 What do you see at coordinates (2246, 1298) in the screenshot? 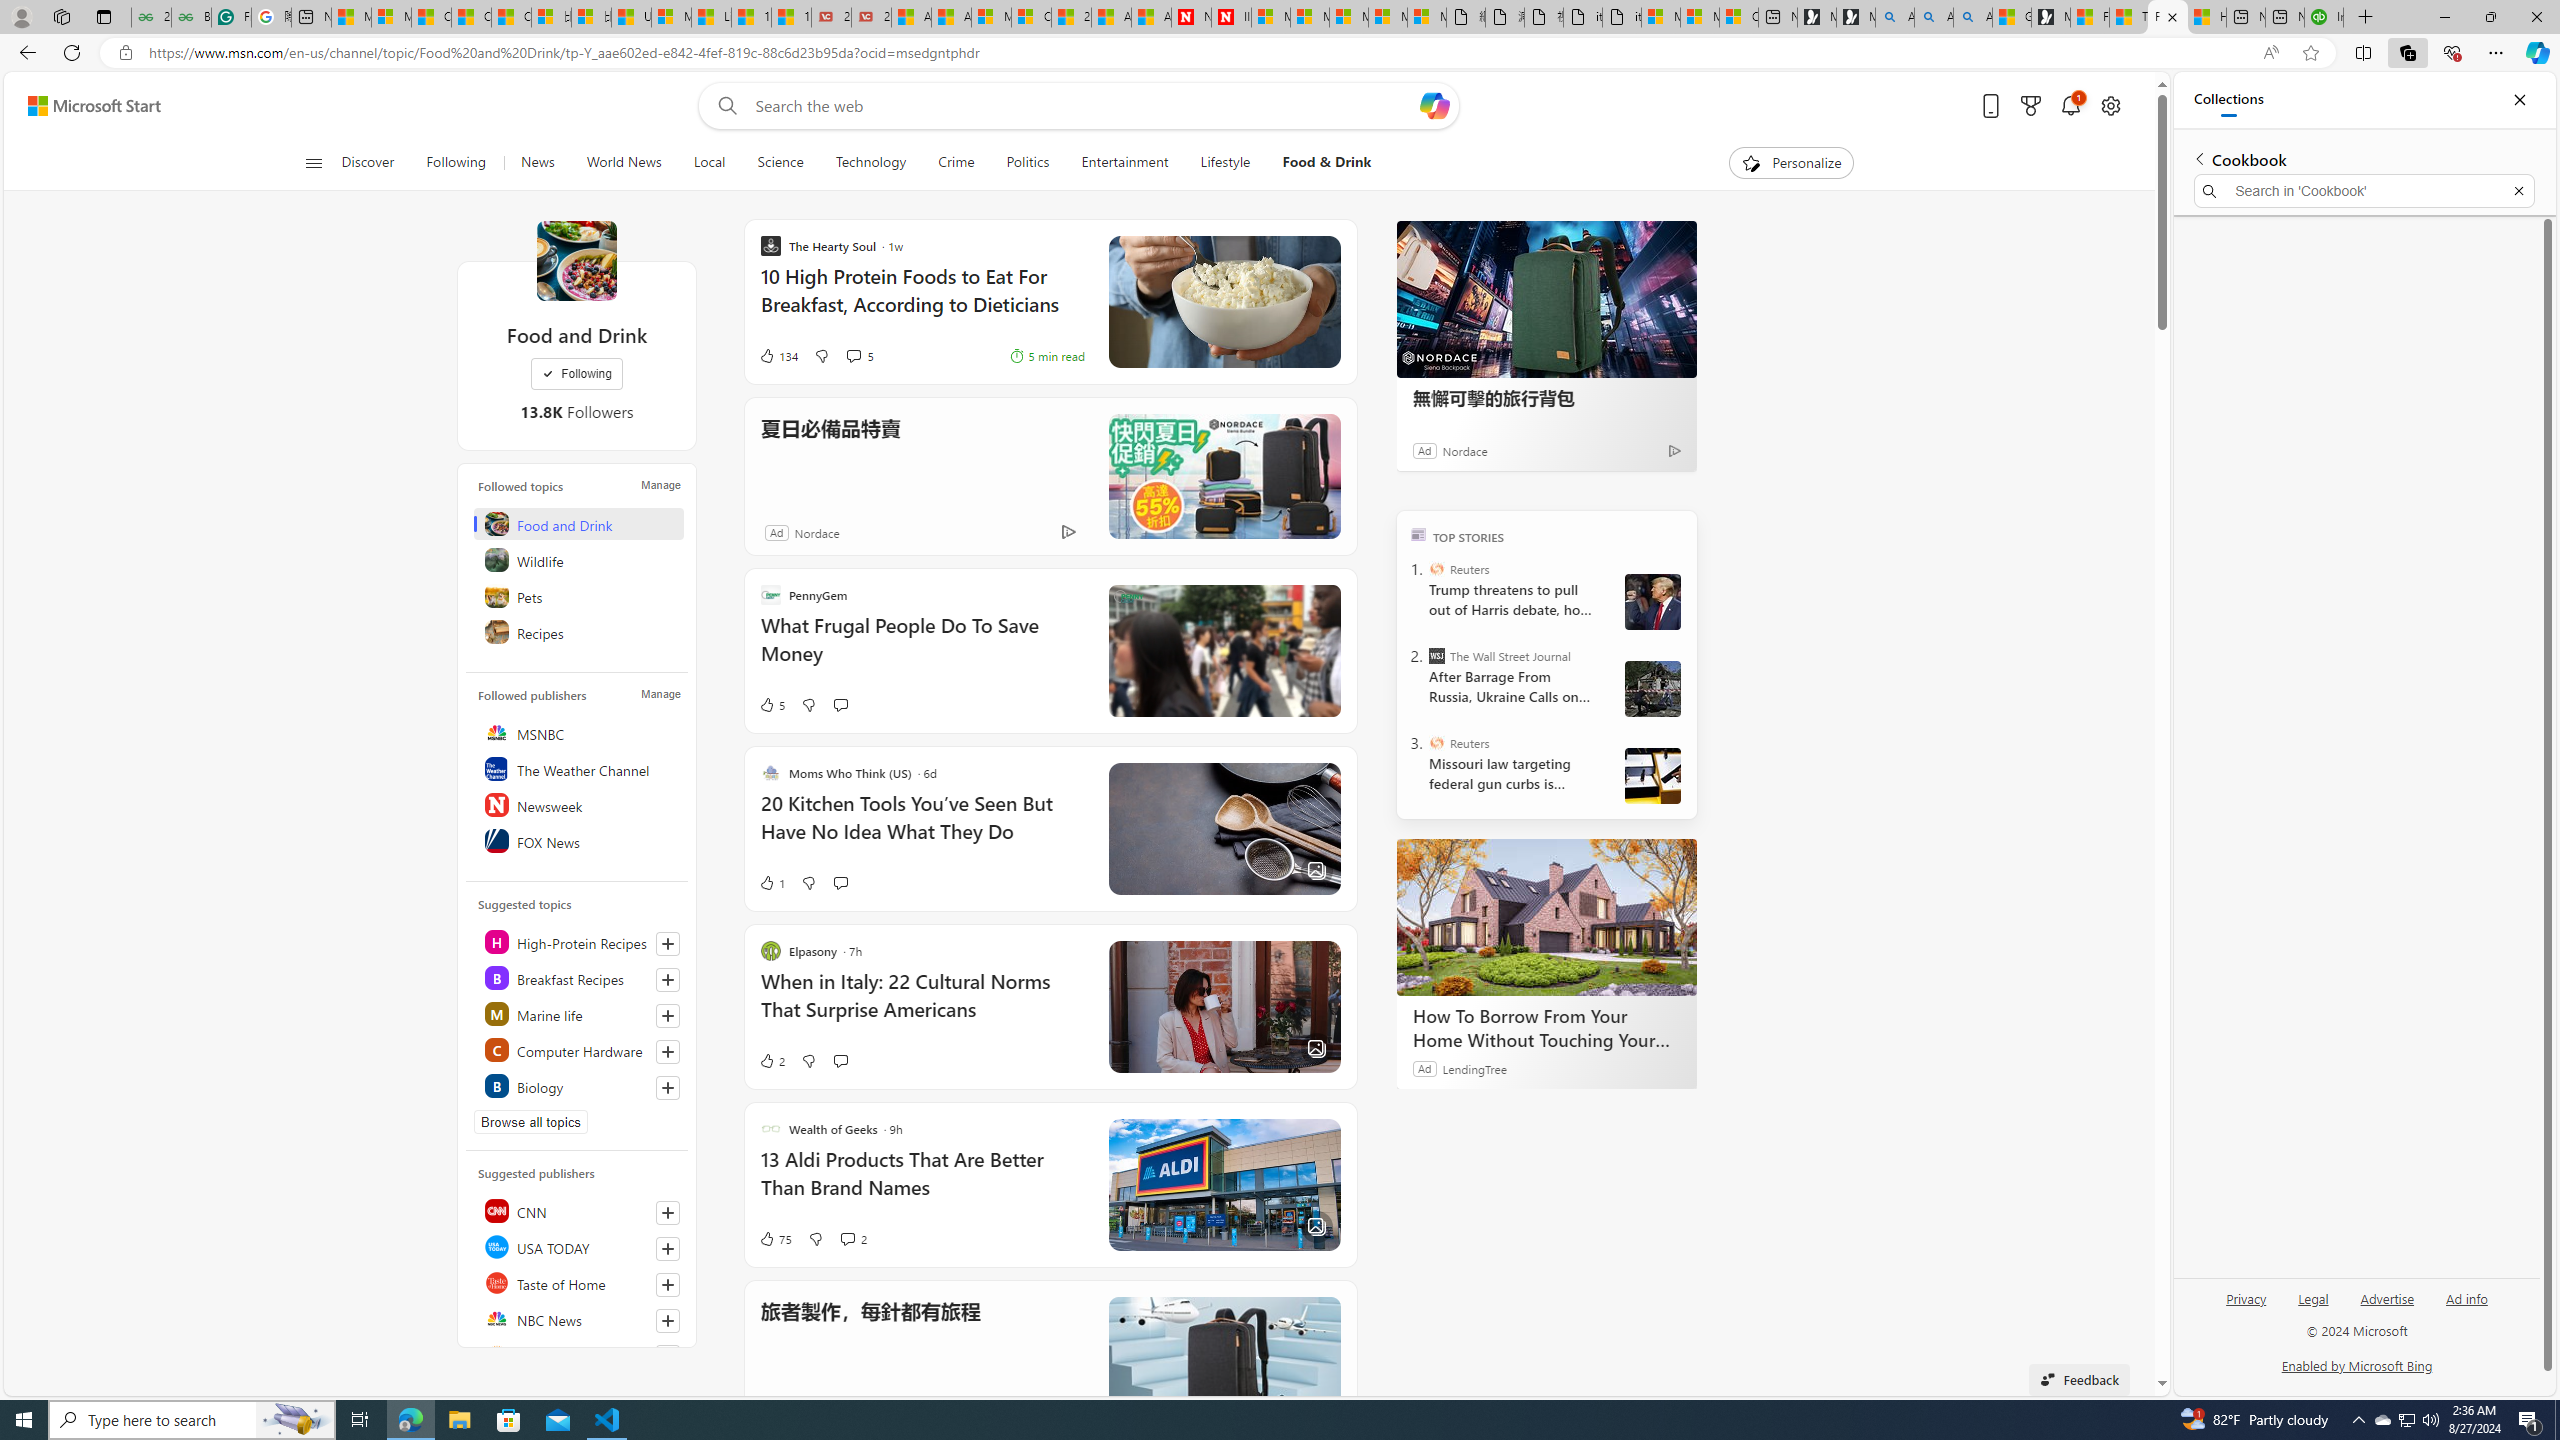
I see `'Privacy'` at bounding box center [2246, 1298].